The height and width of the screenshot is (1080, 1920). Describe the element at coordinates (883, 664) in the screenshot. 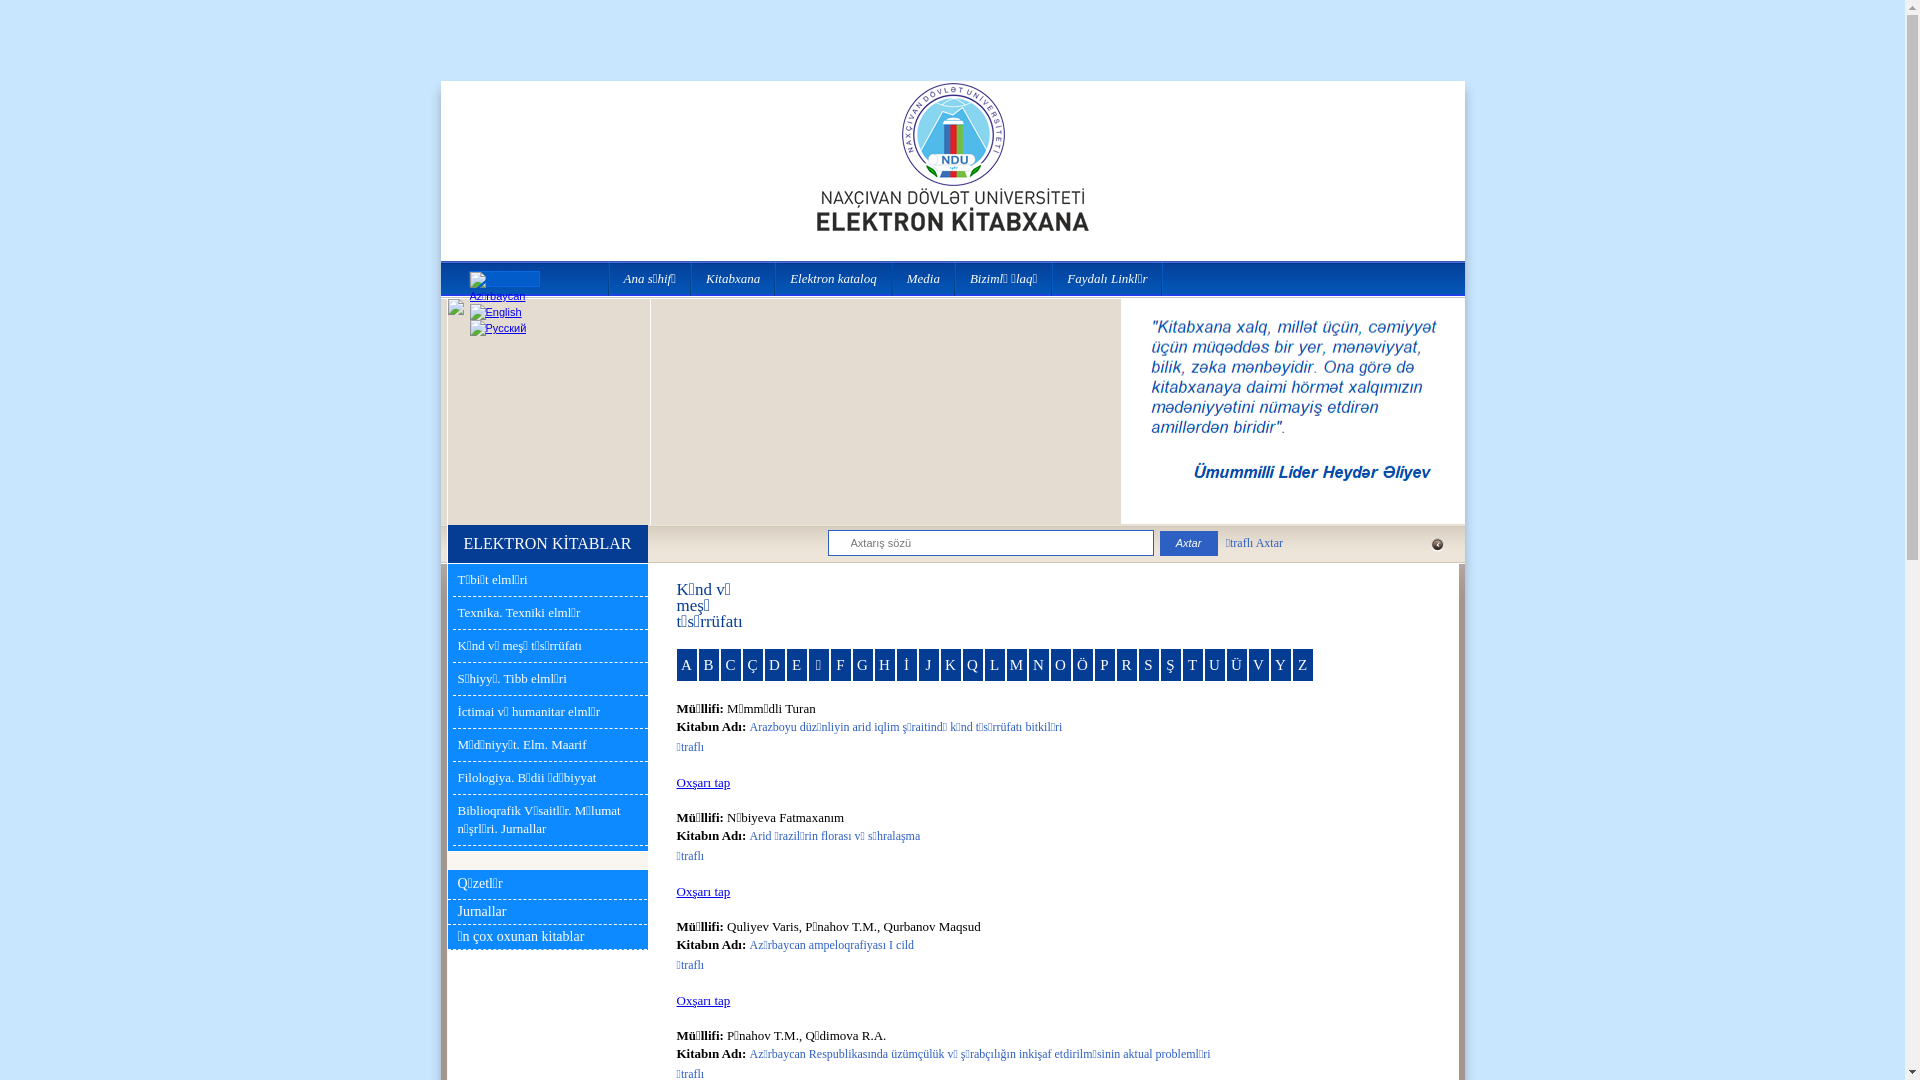

I see `'H'` at that location.